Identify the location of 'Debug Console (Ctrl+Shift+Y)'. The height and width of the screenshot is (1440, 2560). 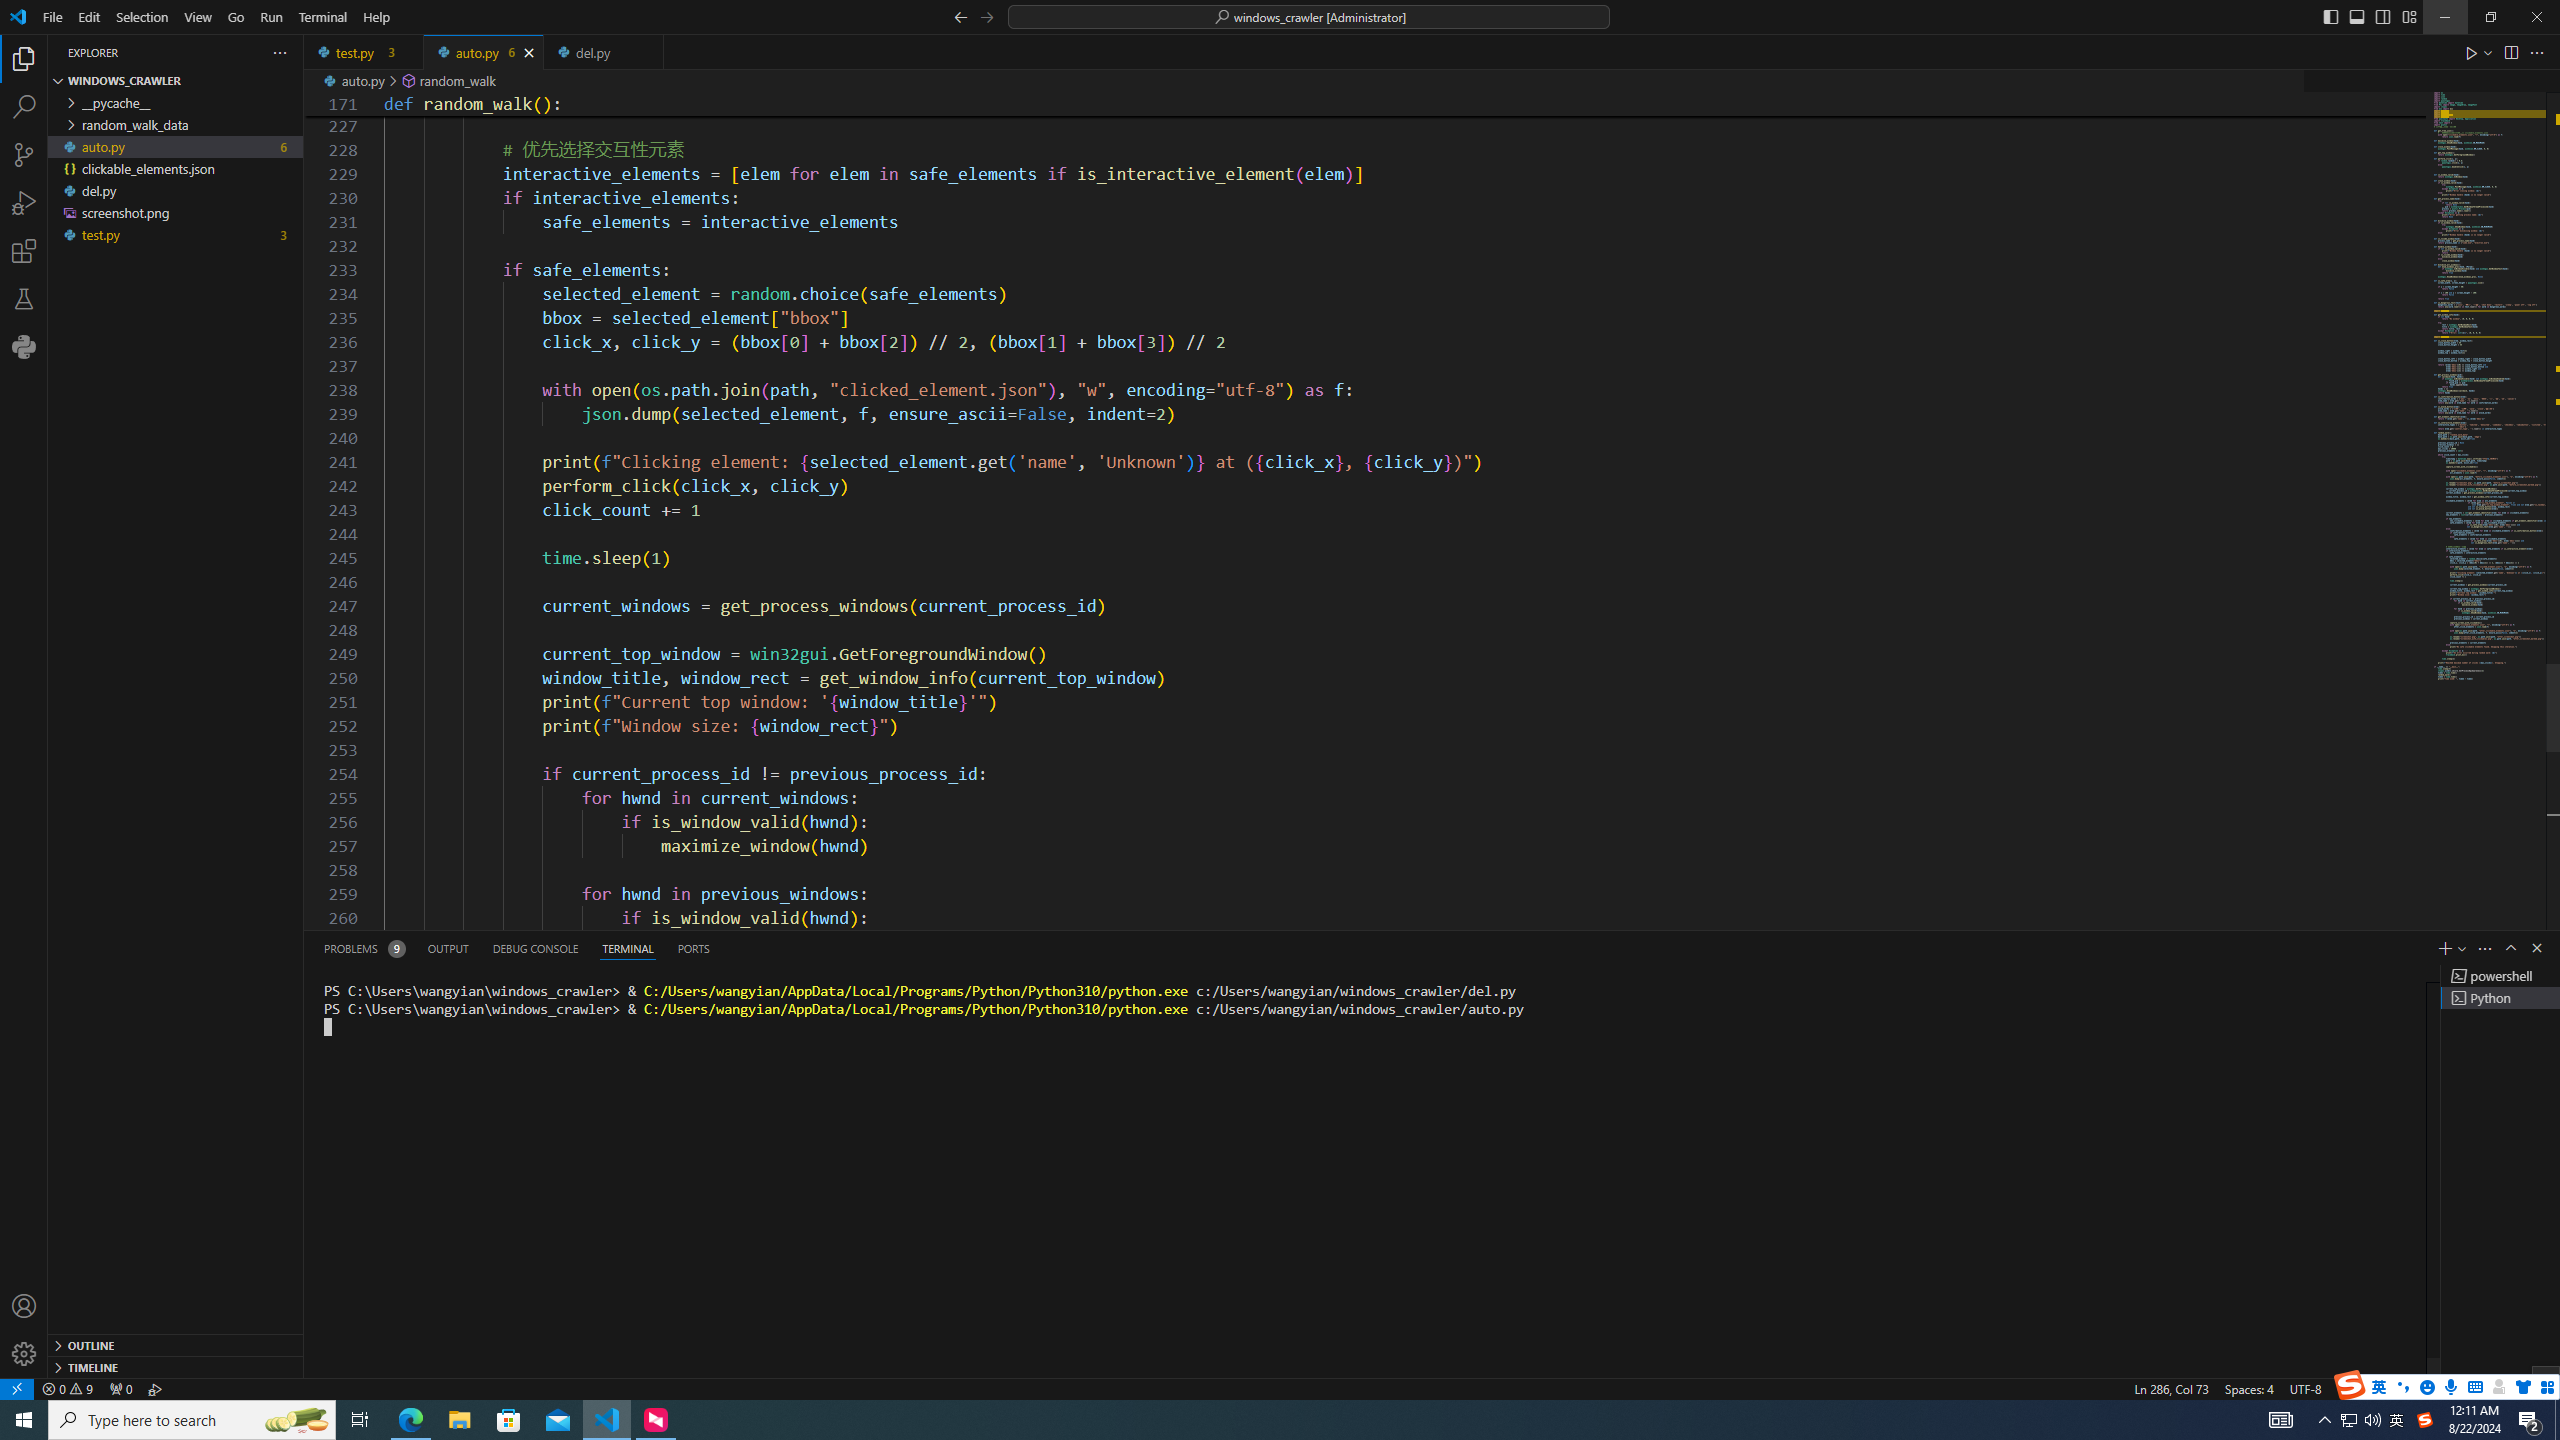
(535, 947).